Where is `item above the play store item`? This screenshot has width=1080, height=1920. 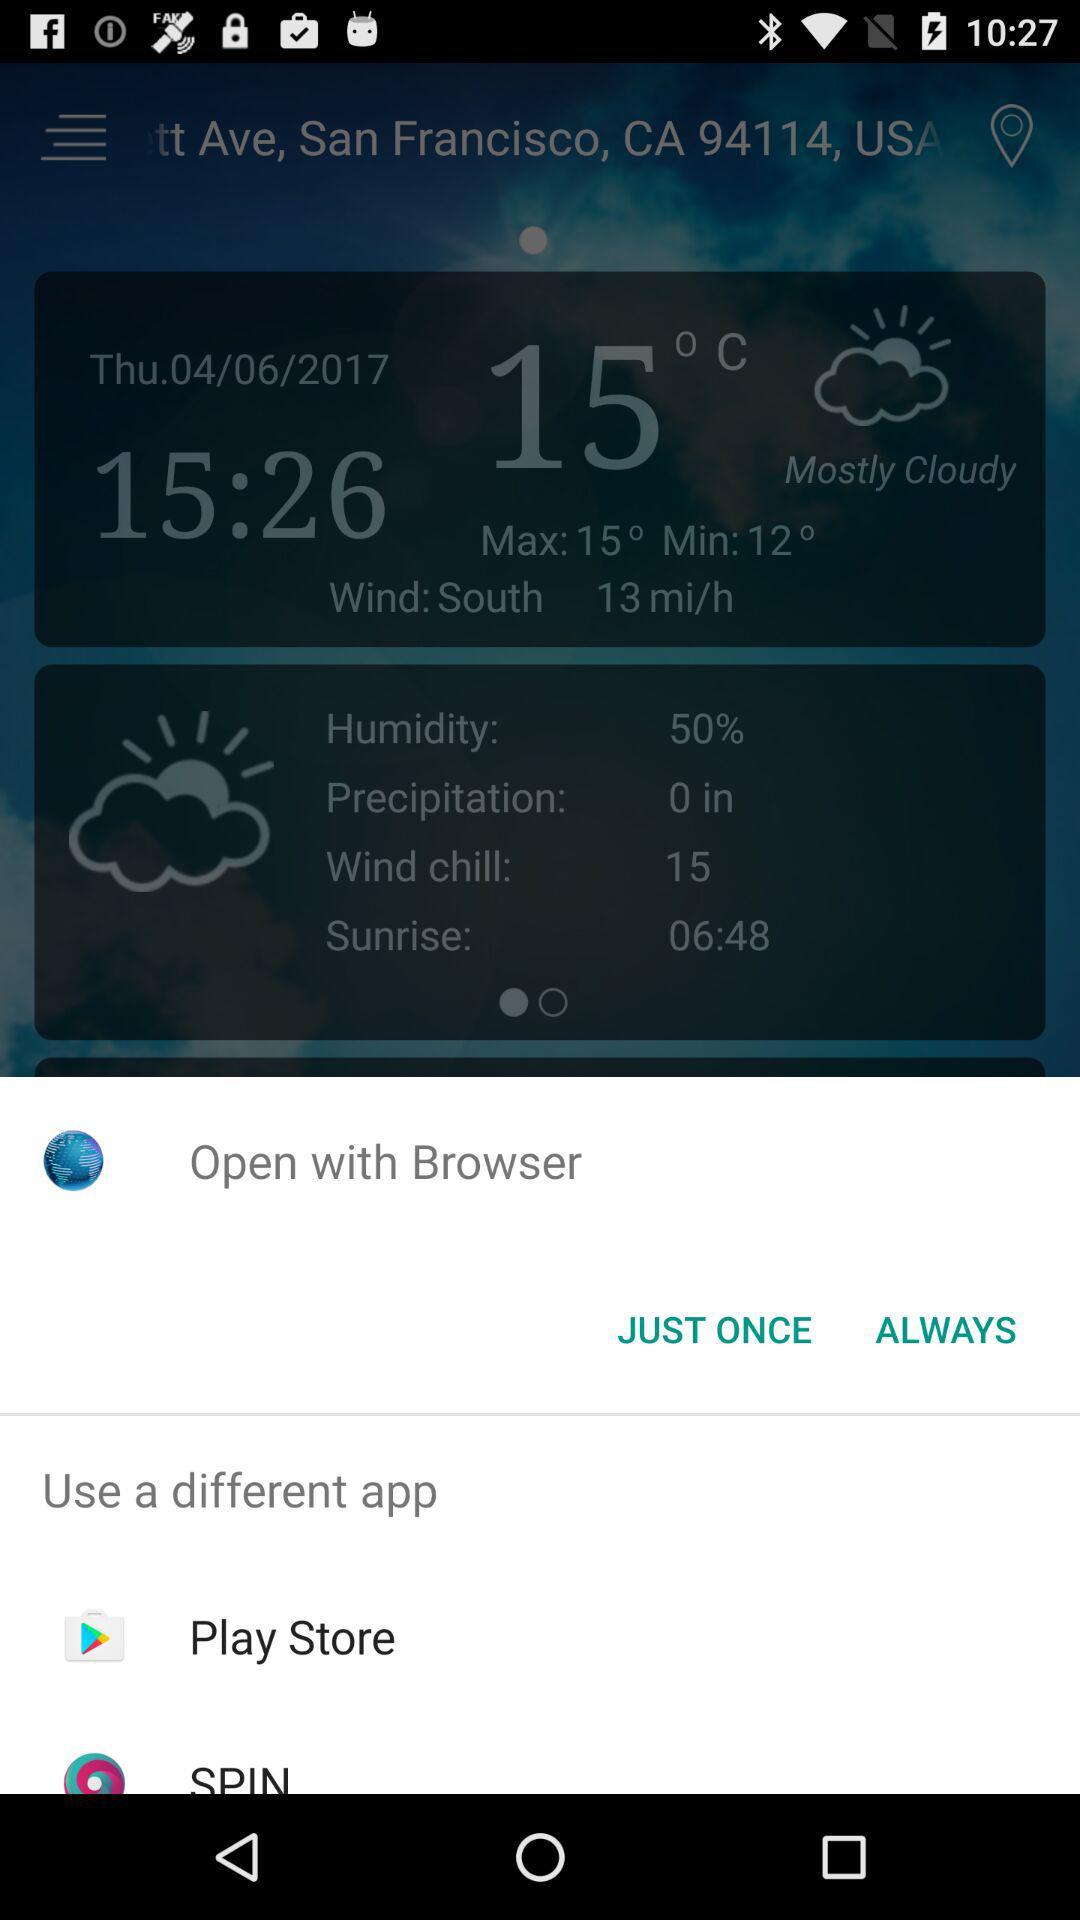
item above the play store item is located at coordinates (540, 1489).